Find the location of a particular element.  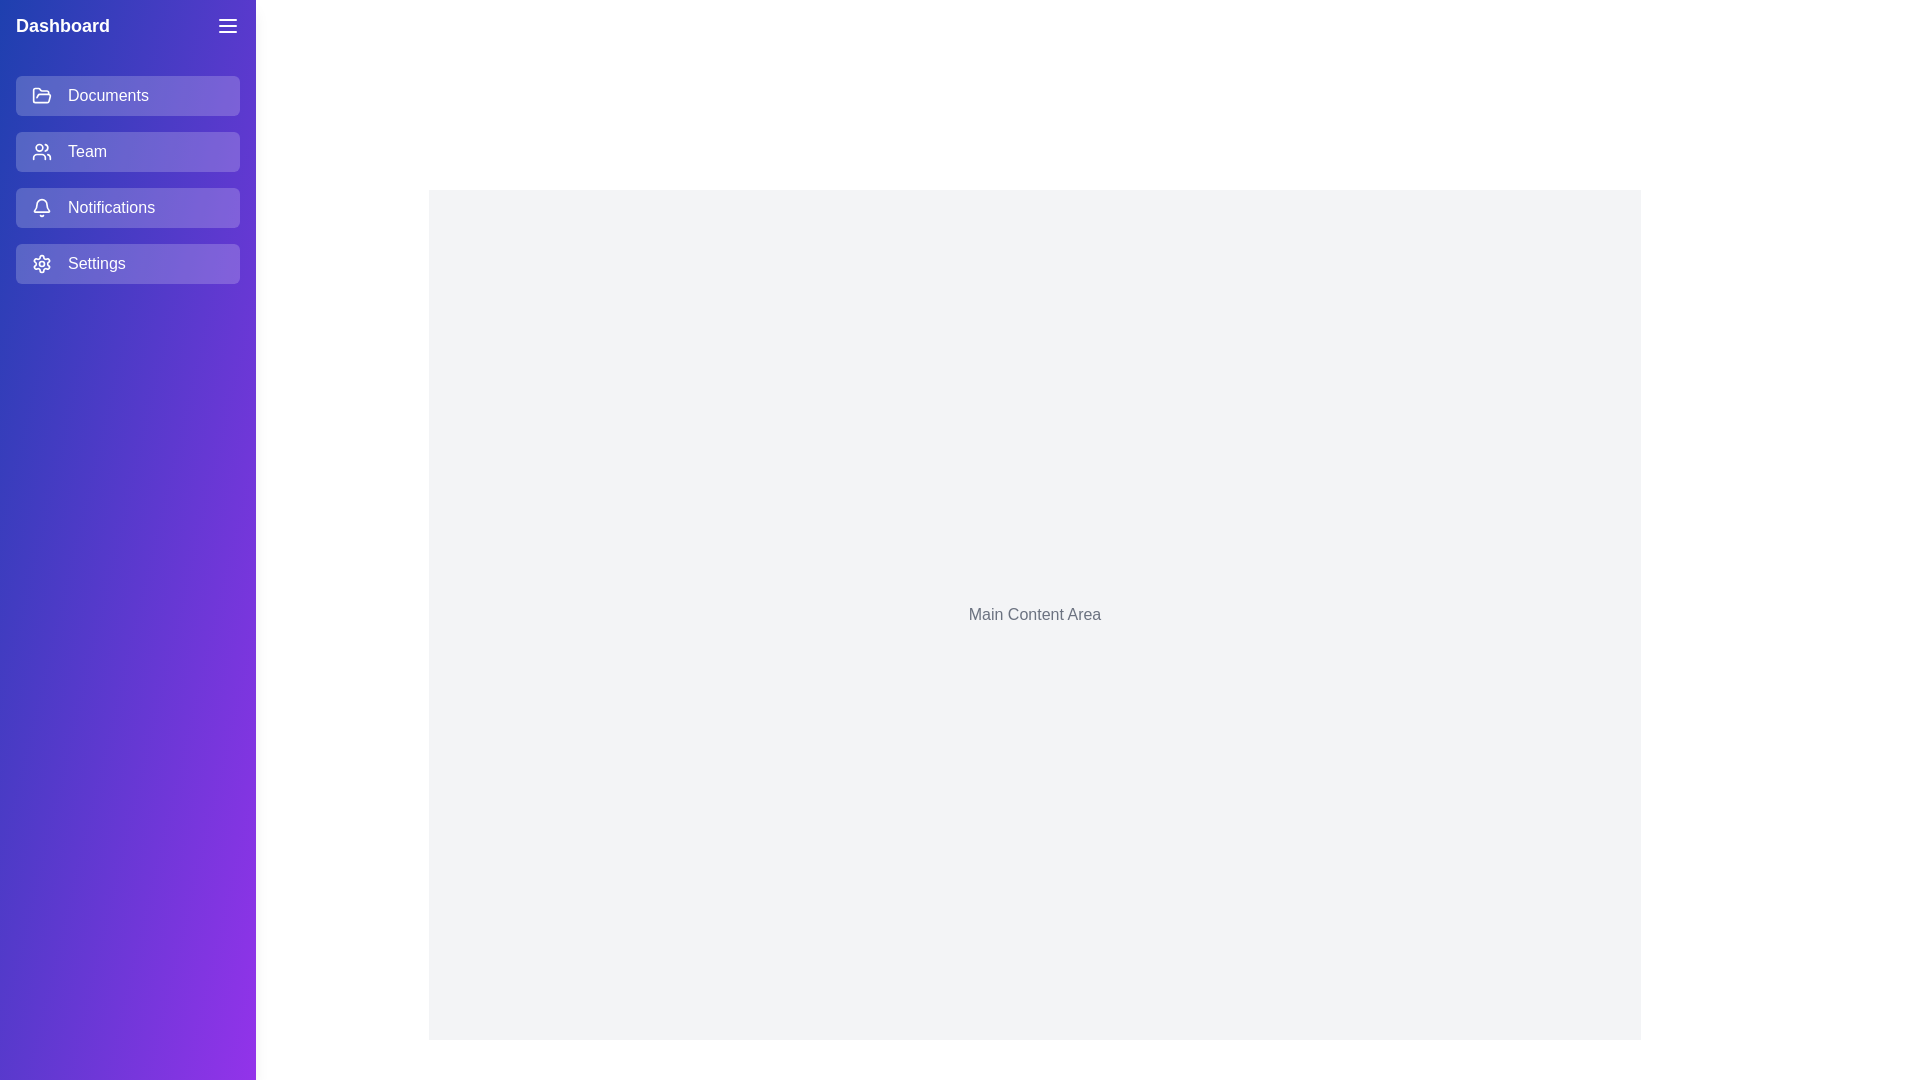

the menu item Notifications to observe hover effects is located at coordinates (127, 208).